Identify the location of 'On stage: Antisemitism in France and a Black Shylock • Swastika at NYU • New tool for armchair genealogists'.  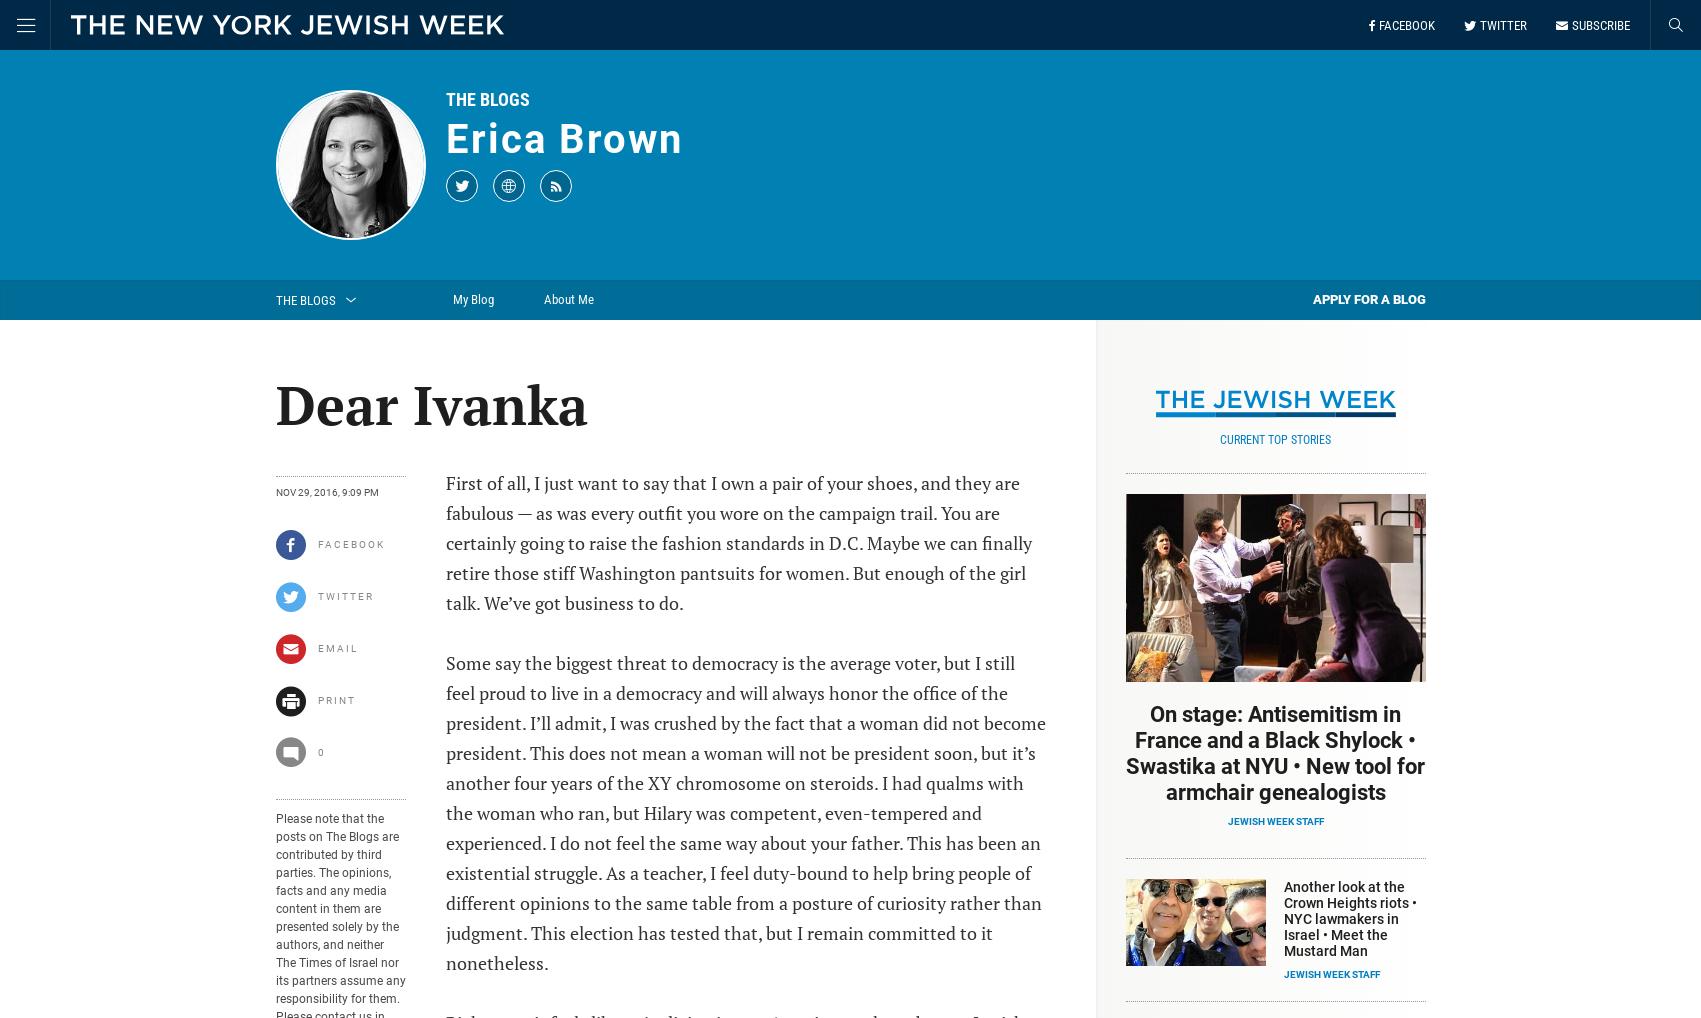
(1275, 751).